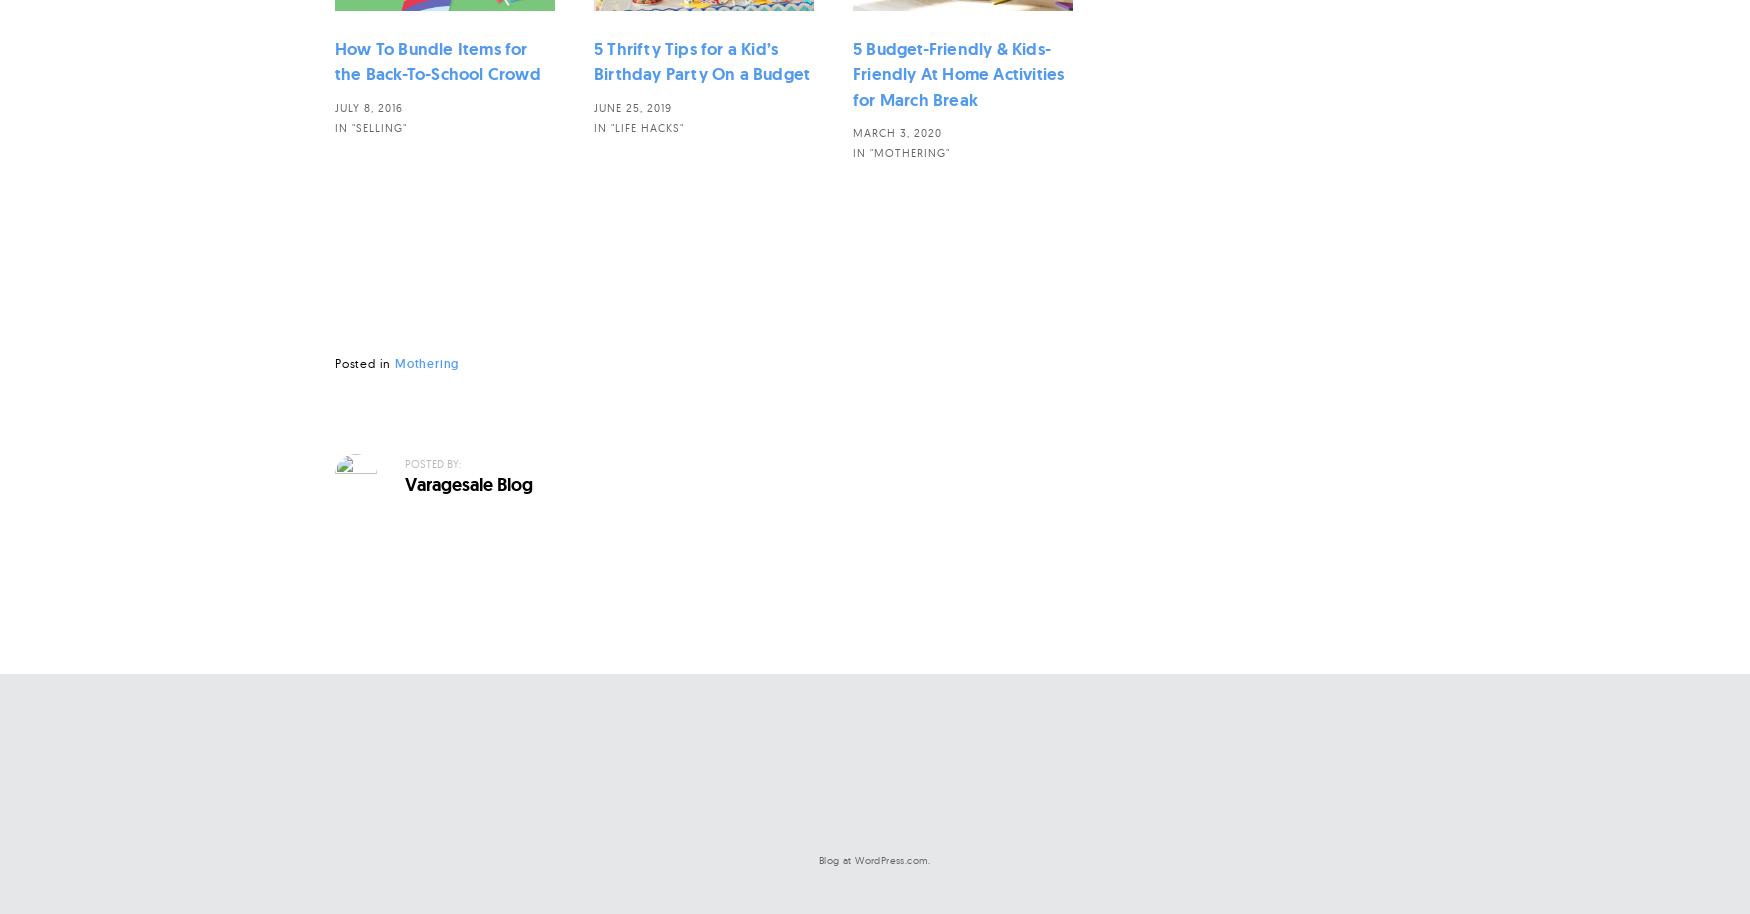 The height and width of the screenshot is (914, 1750). What do you see at coordinates (365, 362) in the screenshot?
I see `'Posted in'` at bounding box center [365, 362].